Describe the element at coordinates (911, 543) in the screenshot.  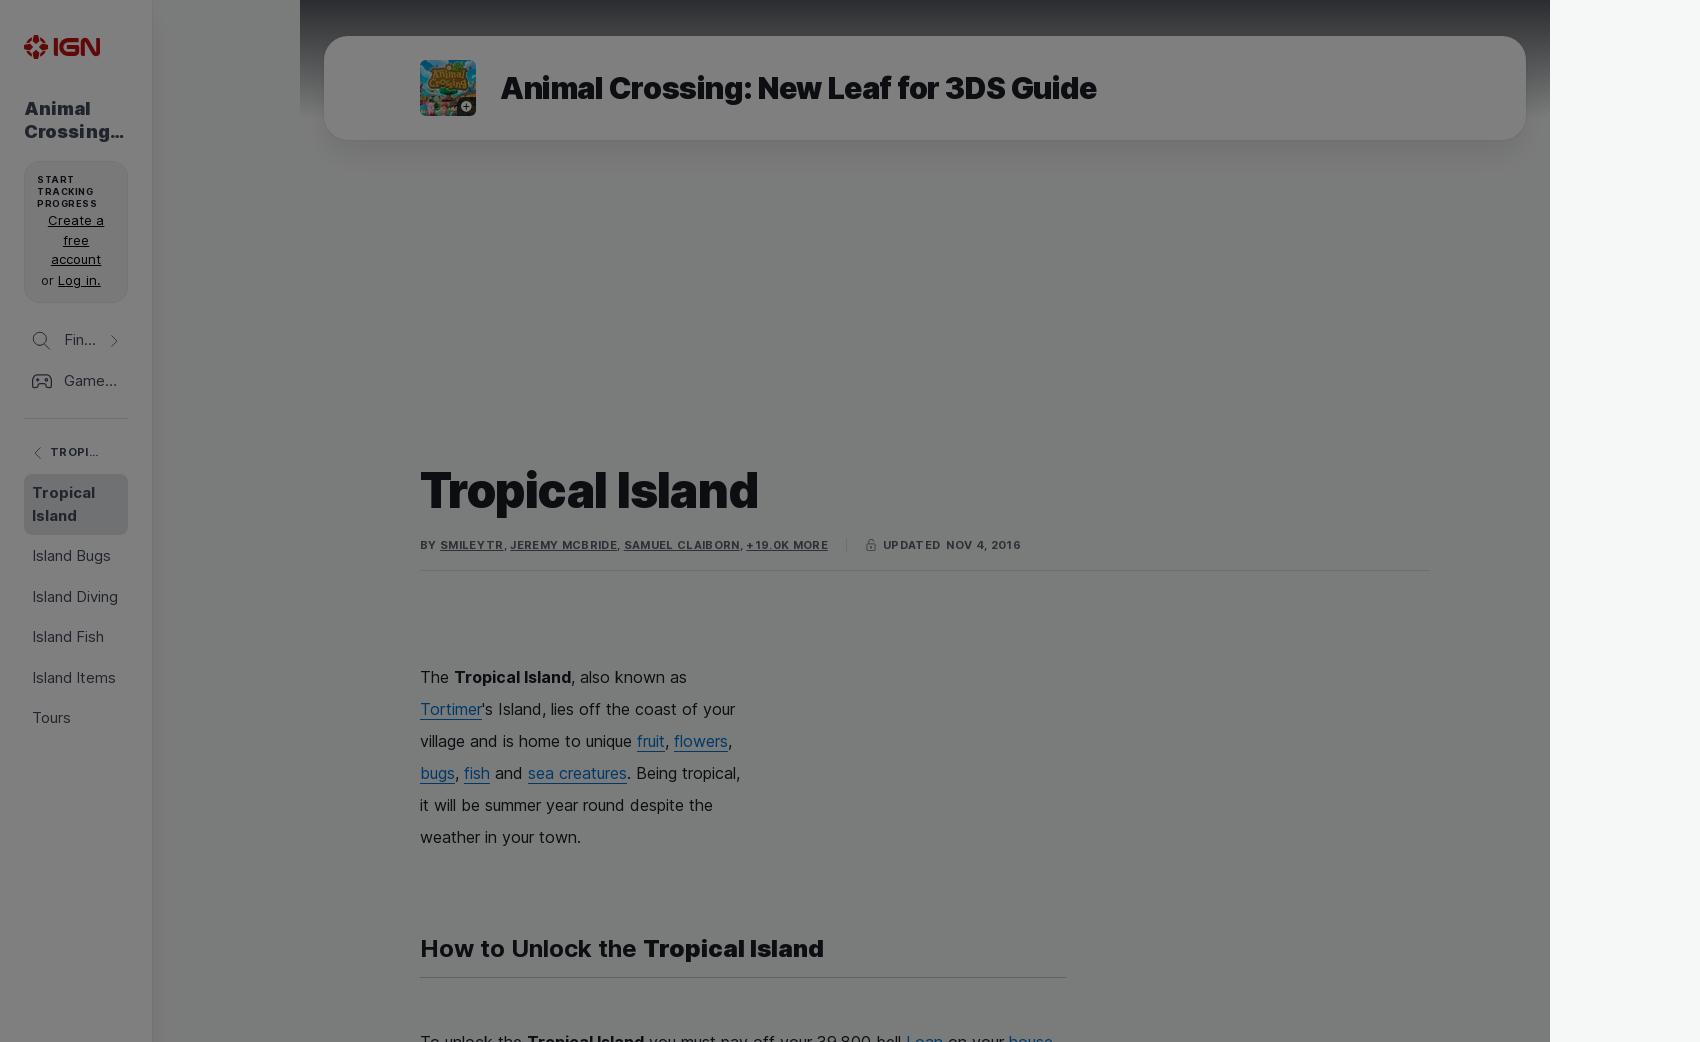
I see `'updated'` at that location.